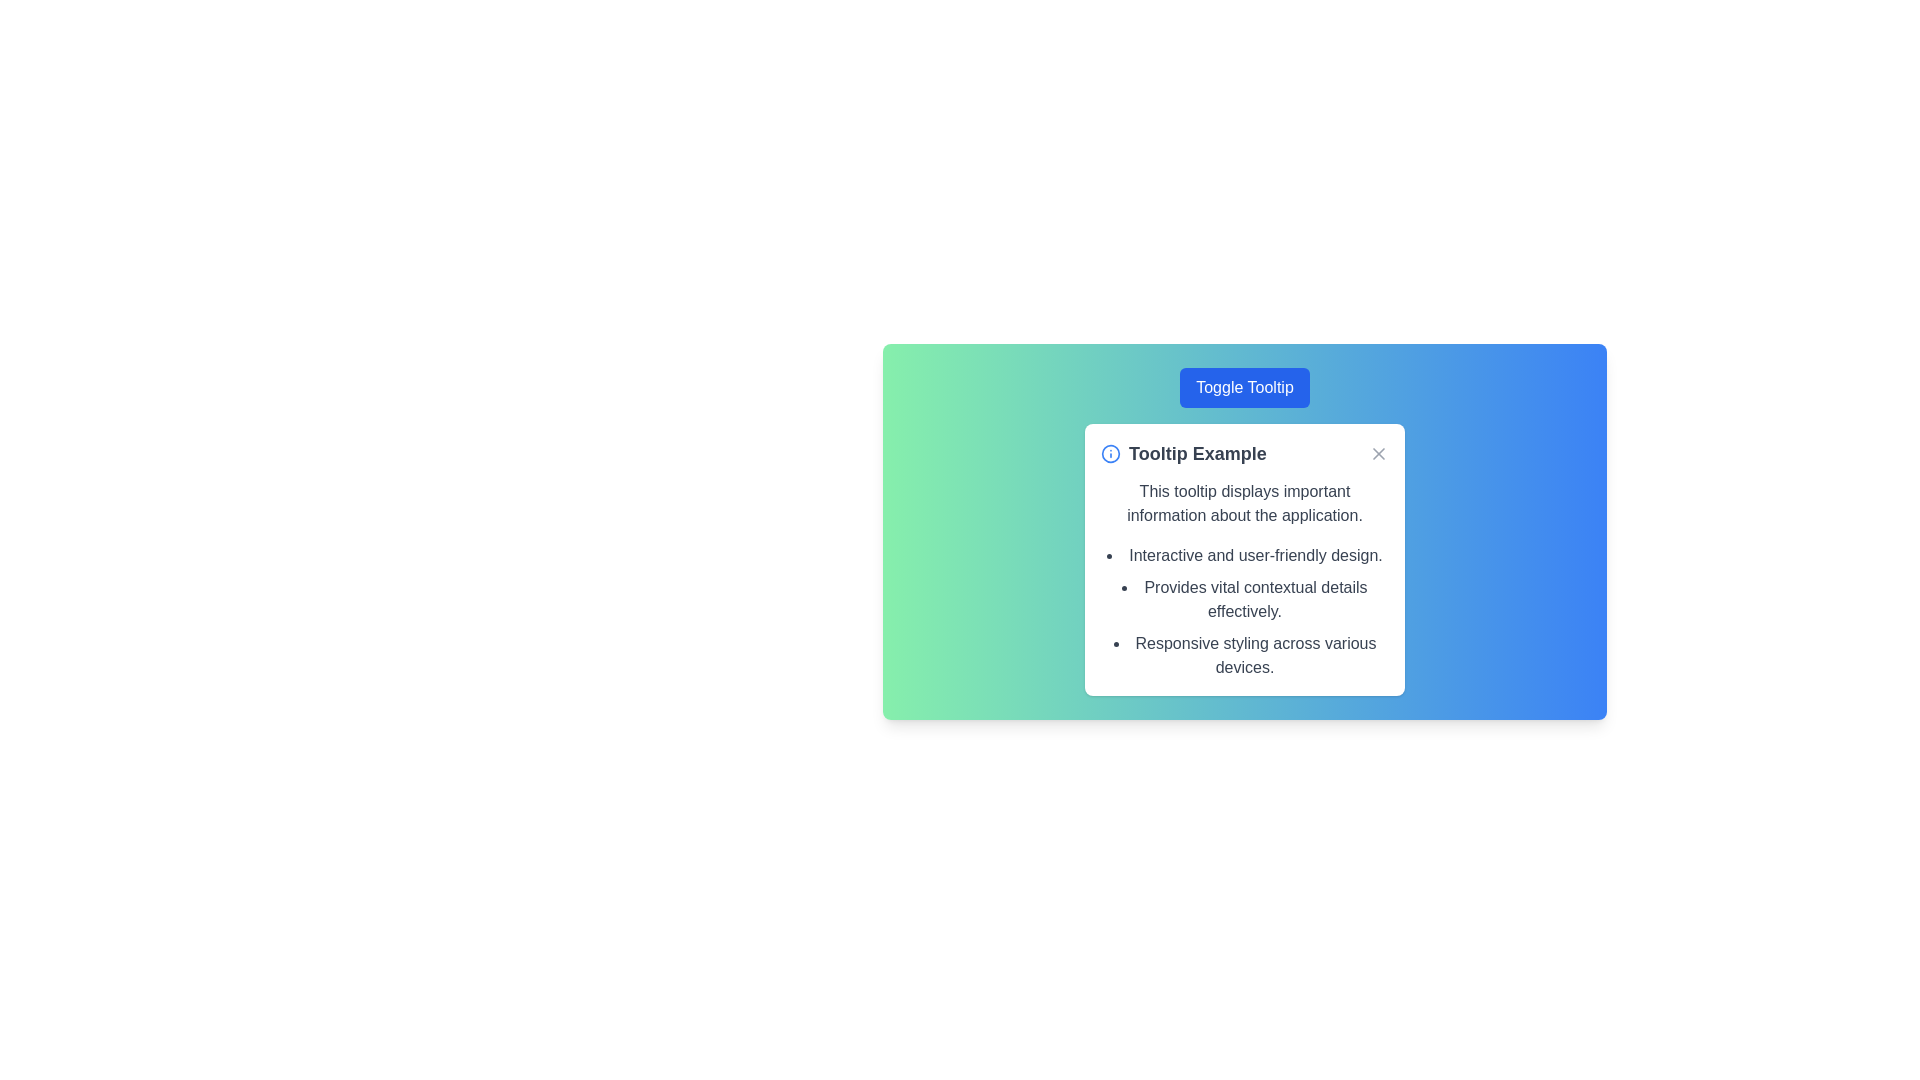  Describe the element at coordinates (1243, 599) in the screenshot. I see `the second bullet-point entry in the tooltip that contains the text 'Provides vital contextual details effectively.' to read it` at that location.